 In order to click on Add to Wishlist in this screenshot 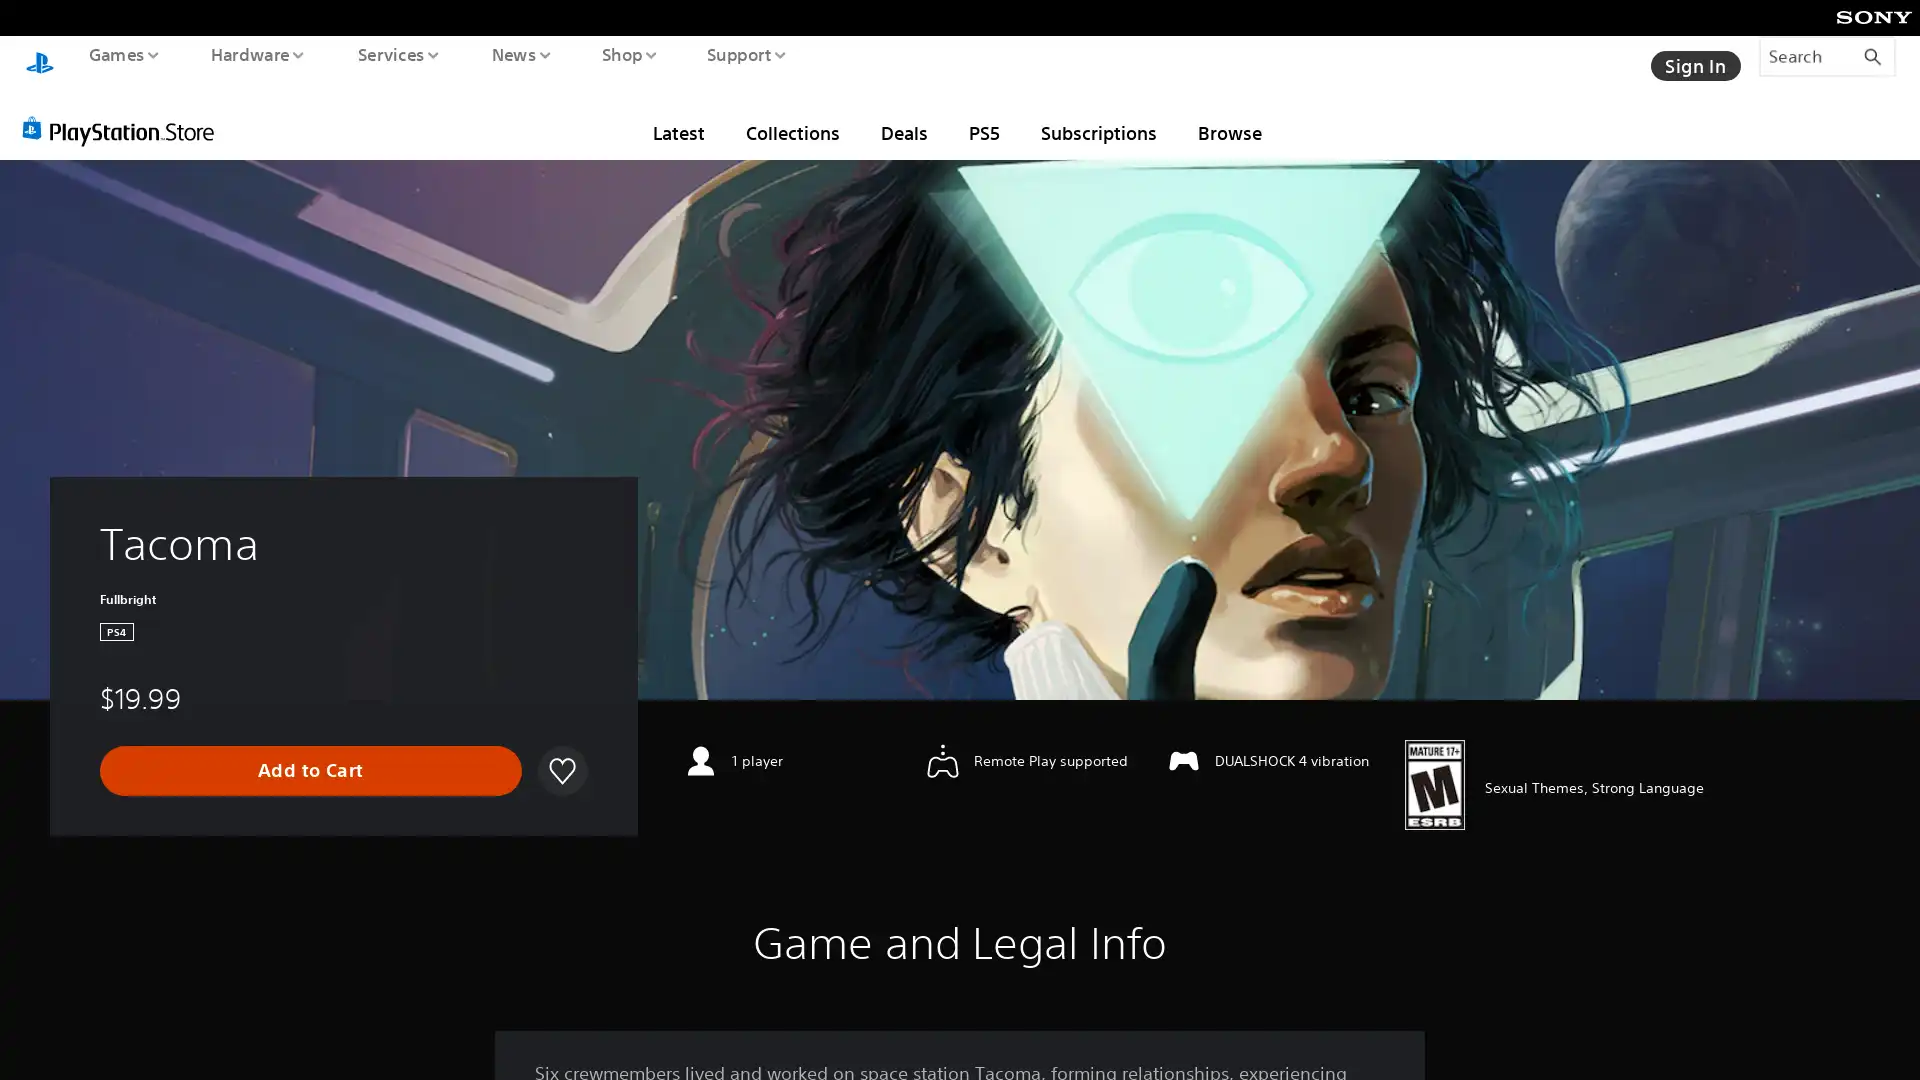, I will do `click(560, 752)`.